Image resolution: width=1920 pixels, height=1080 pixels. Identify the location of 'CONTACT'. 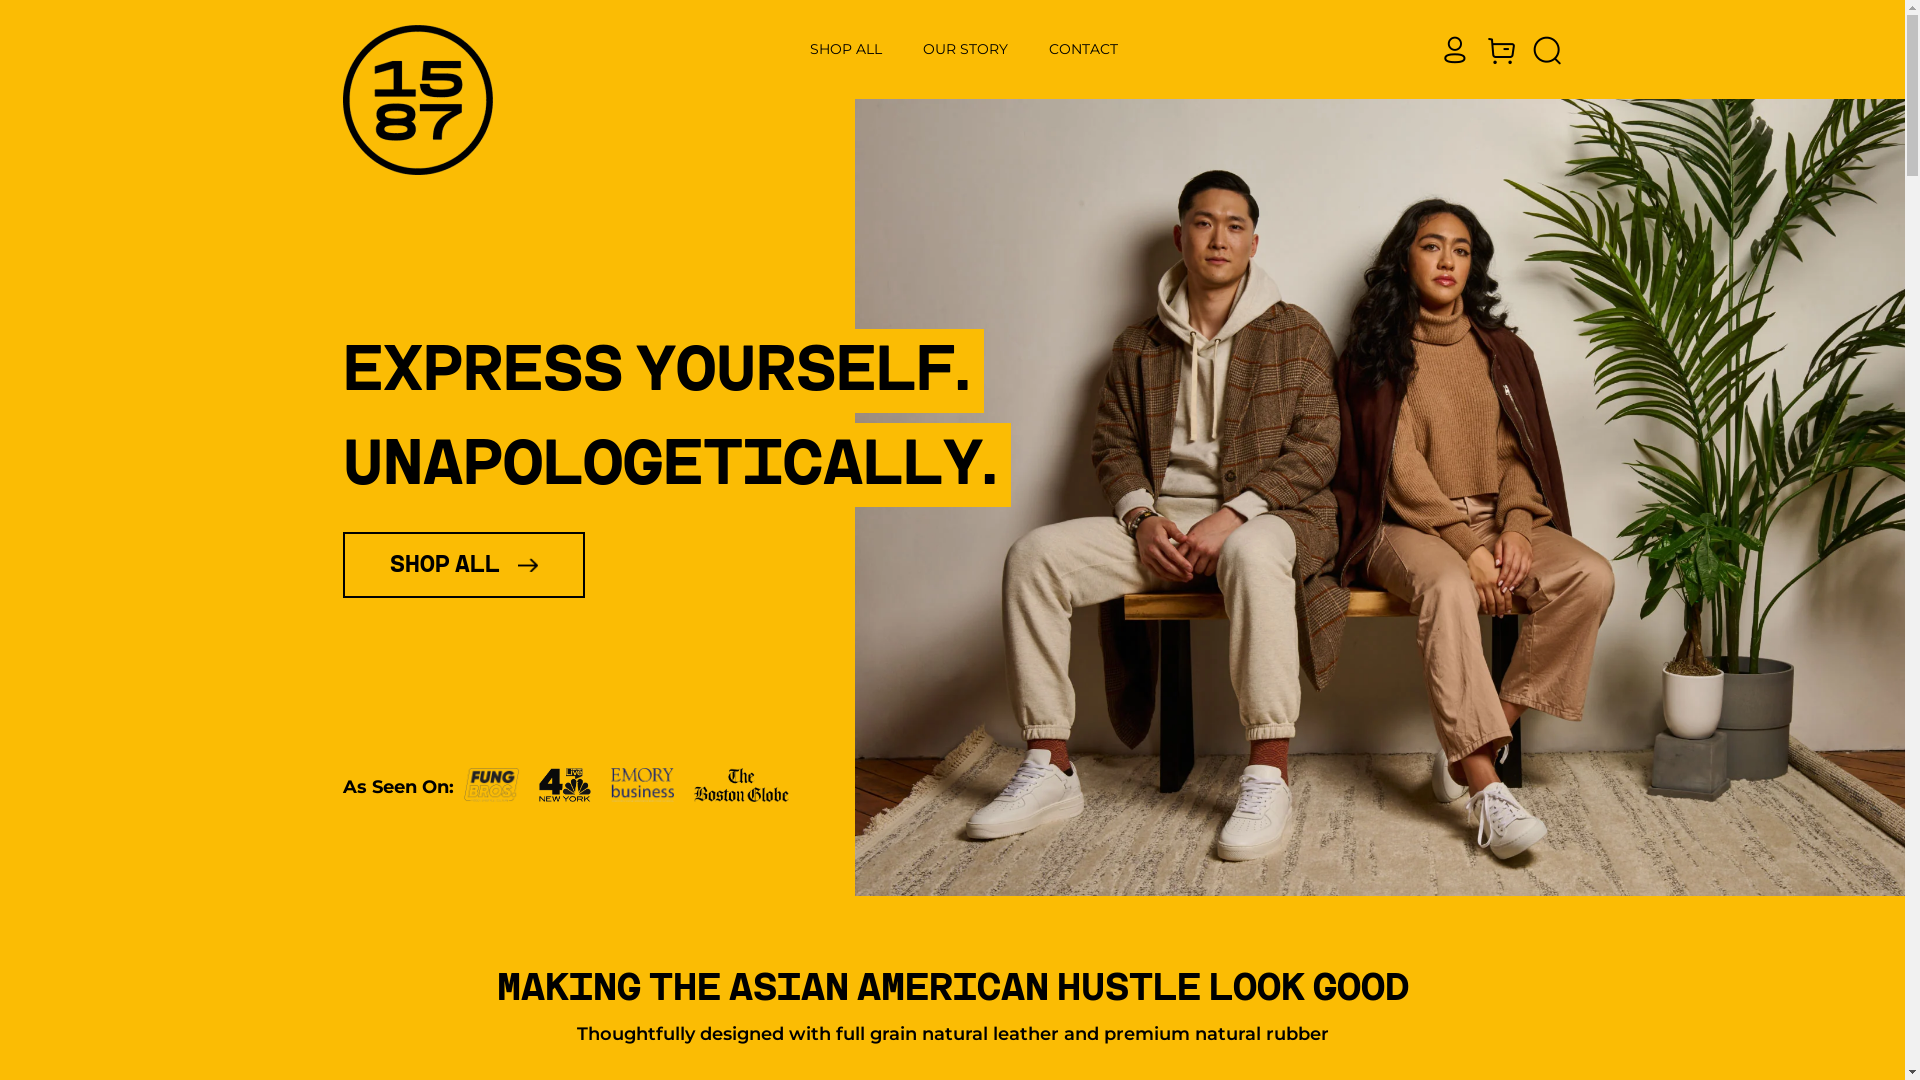
(1083, 48).